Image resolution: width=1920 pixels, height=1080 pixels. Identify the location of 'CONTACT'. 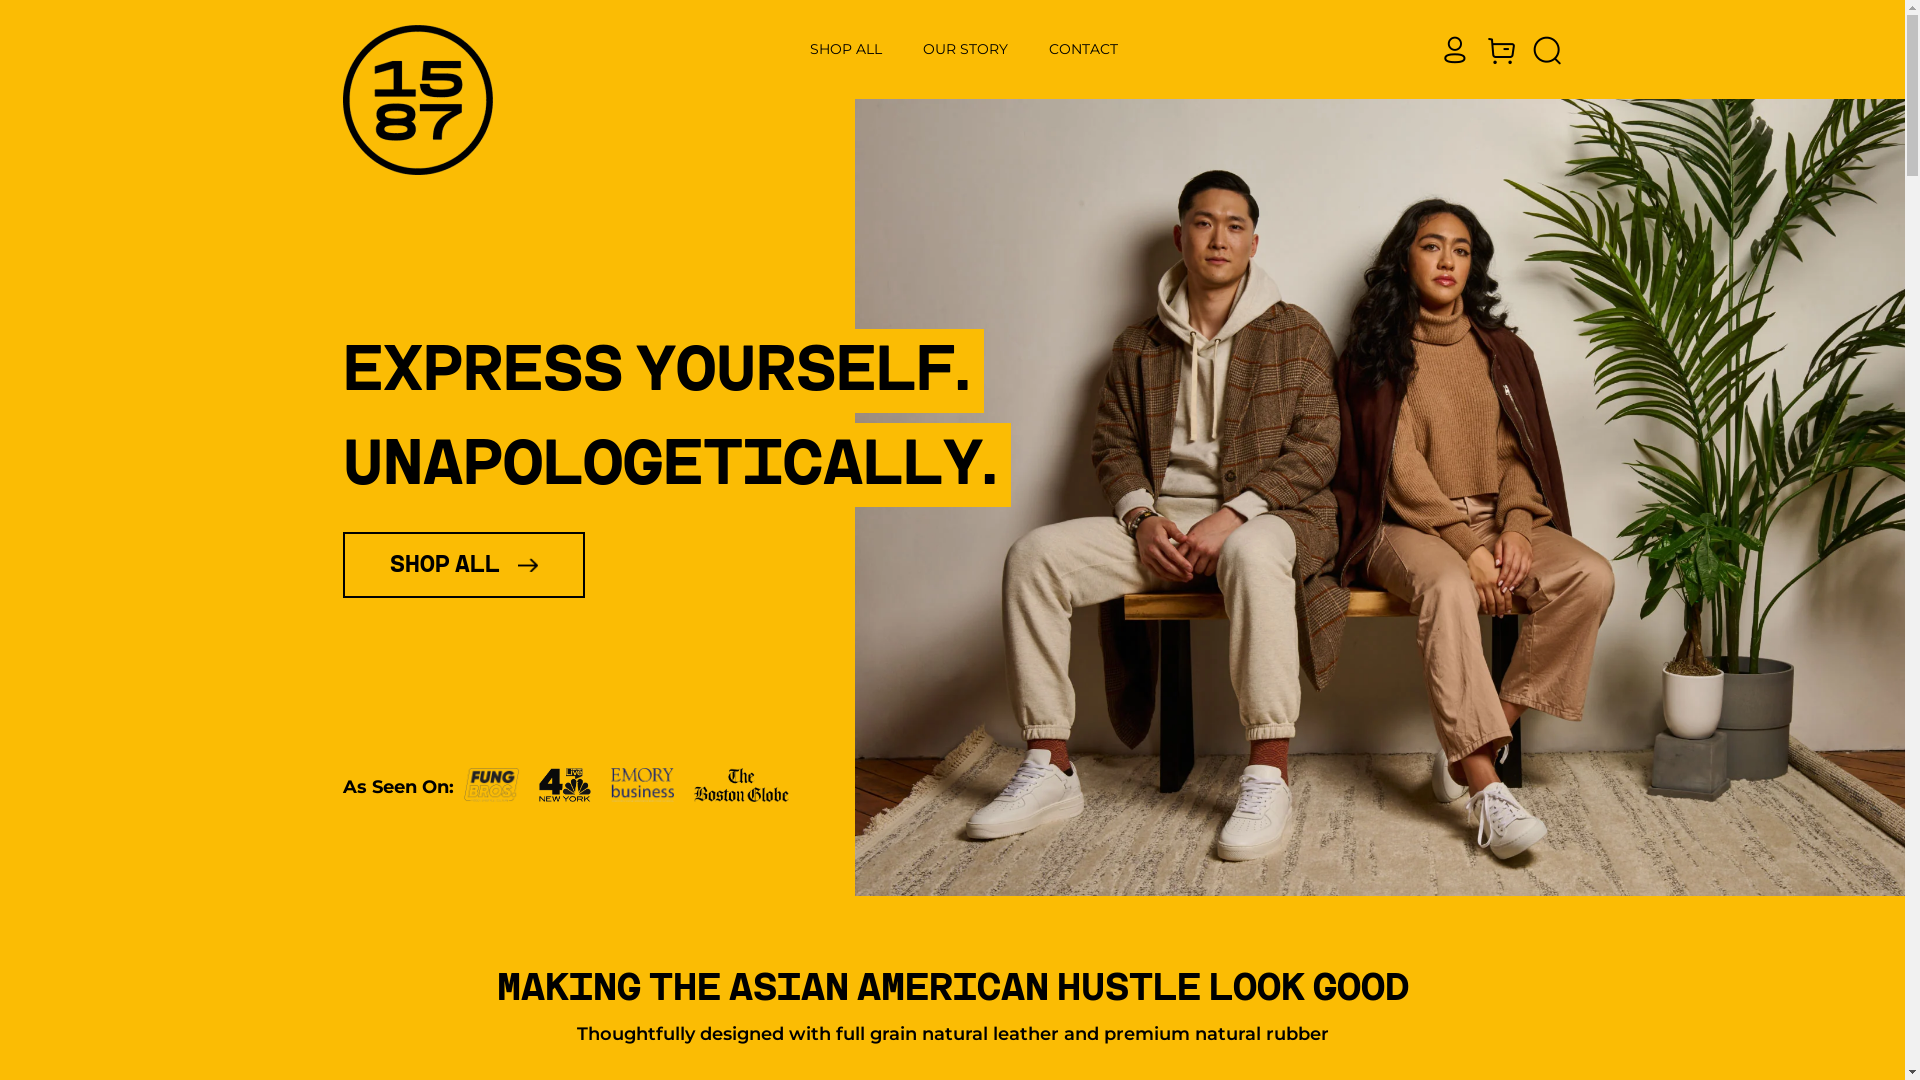
(1083, 48).